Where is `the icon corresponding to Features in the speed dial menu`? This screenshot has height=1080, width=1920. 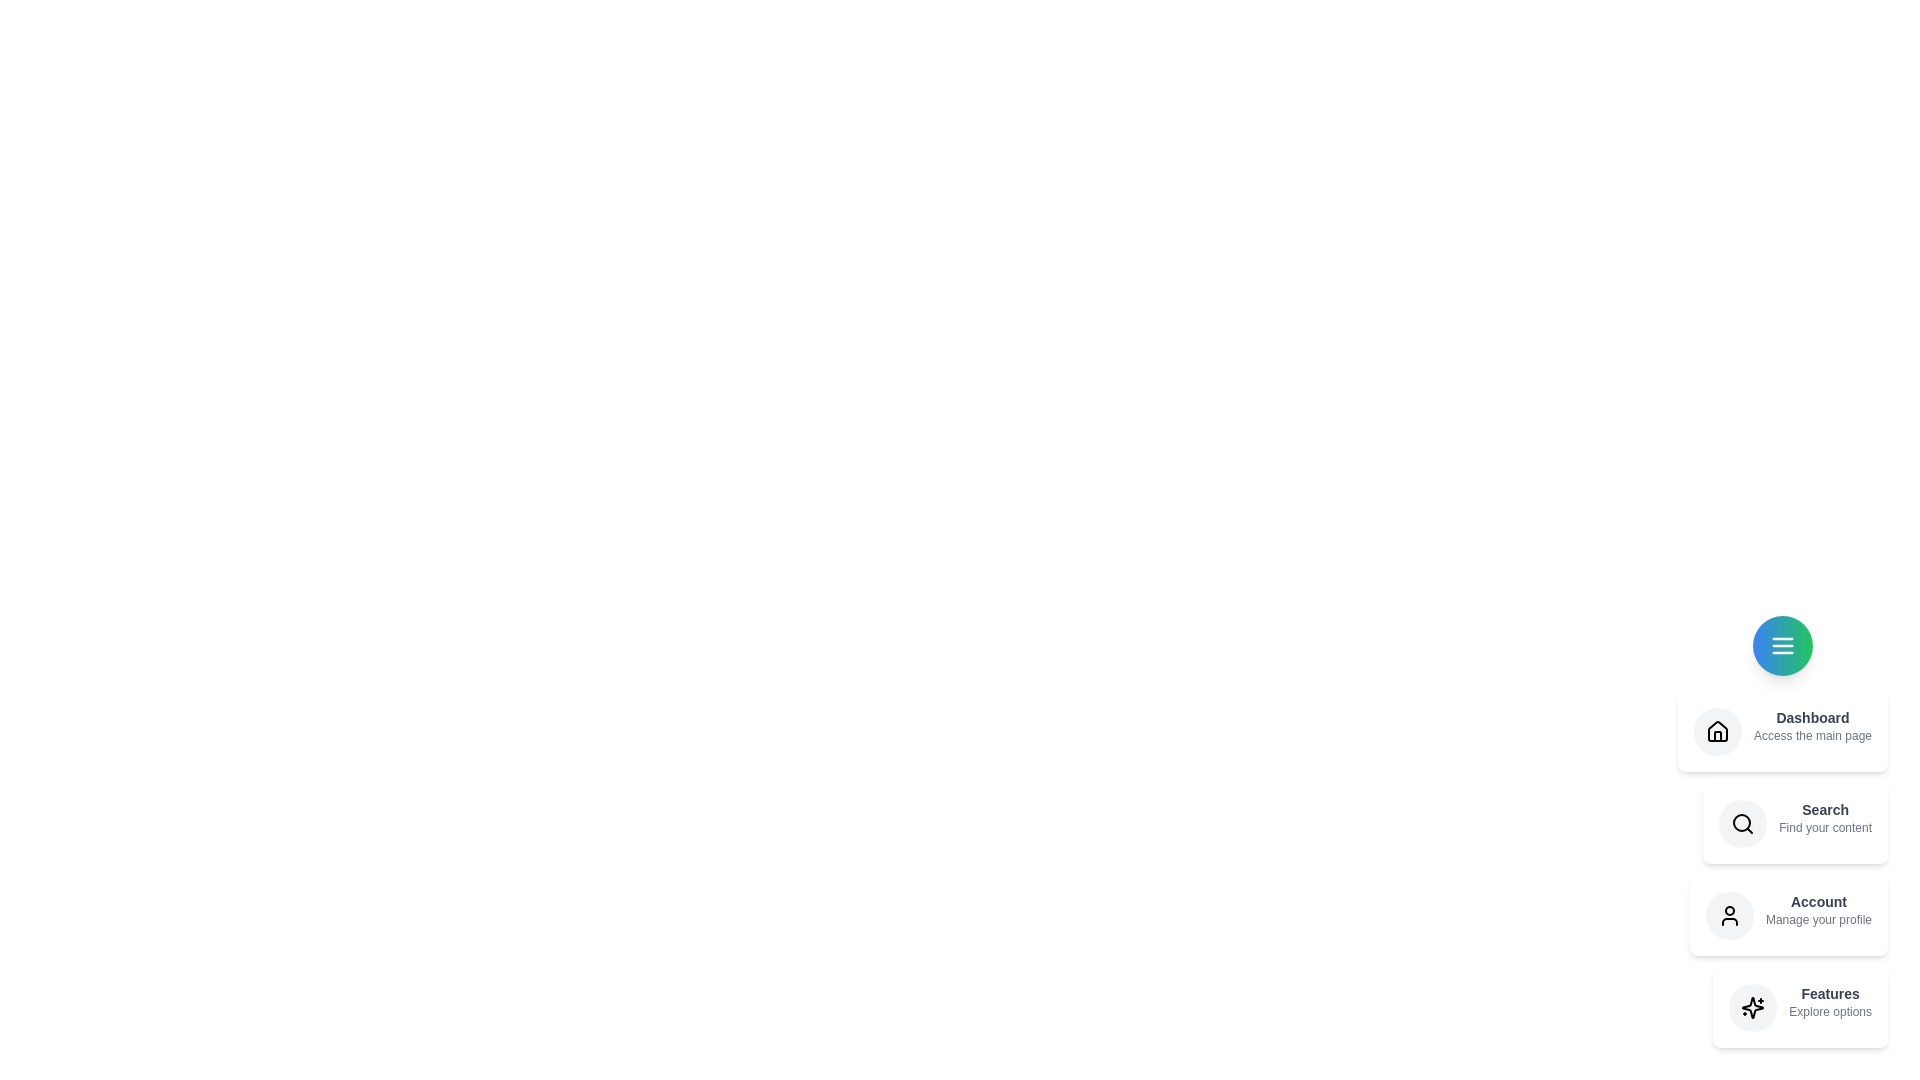
the icon corresponding to Features in the speed dial menu is located at coordinates (1752, 1007).